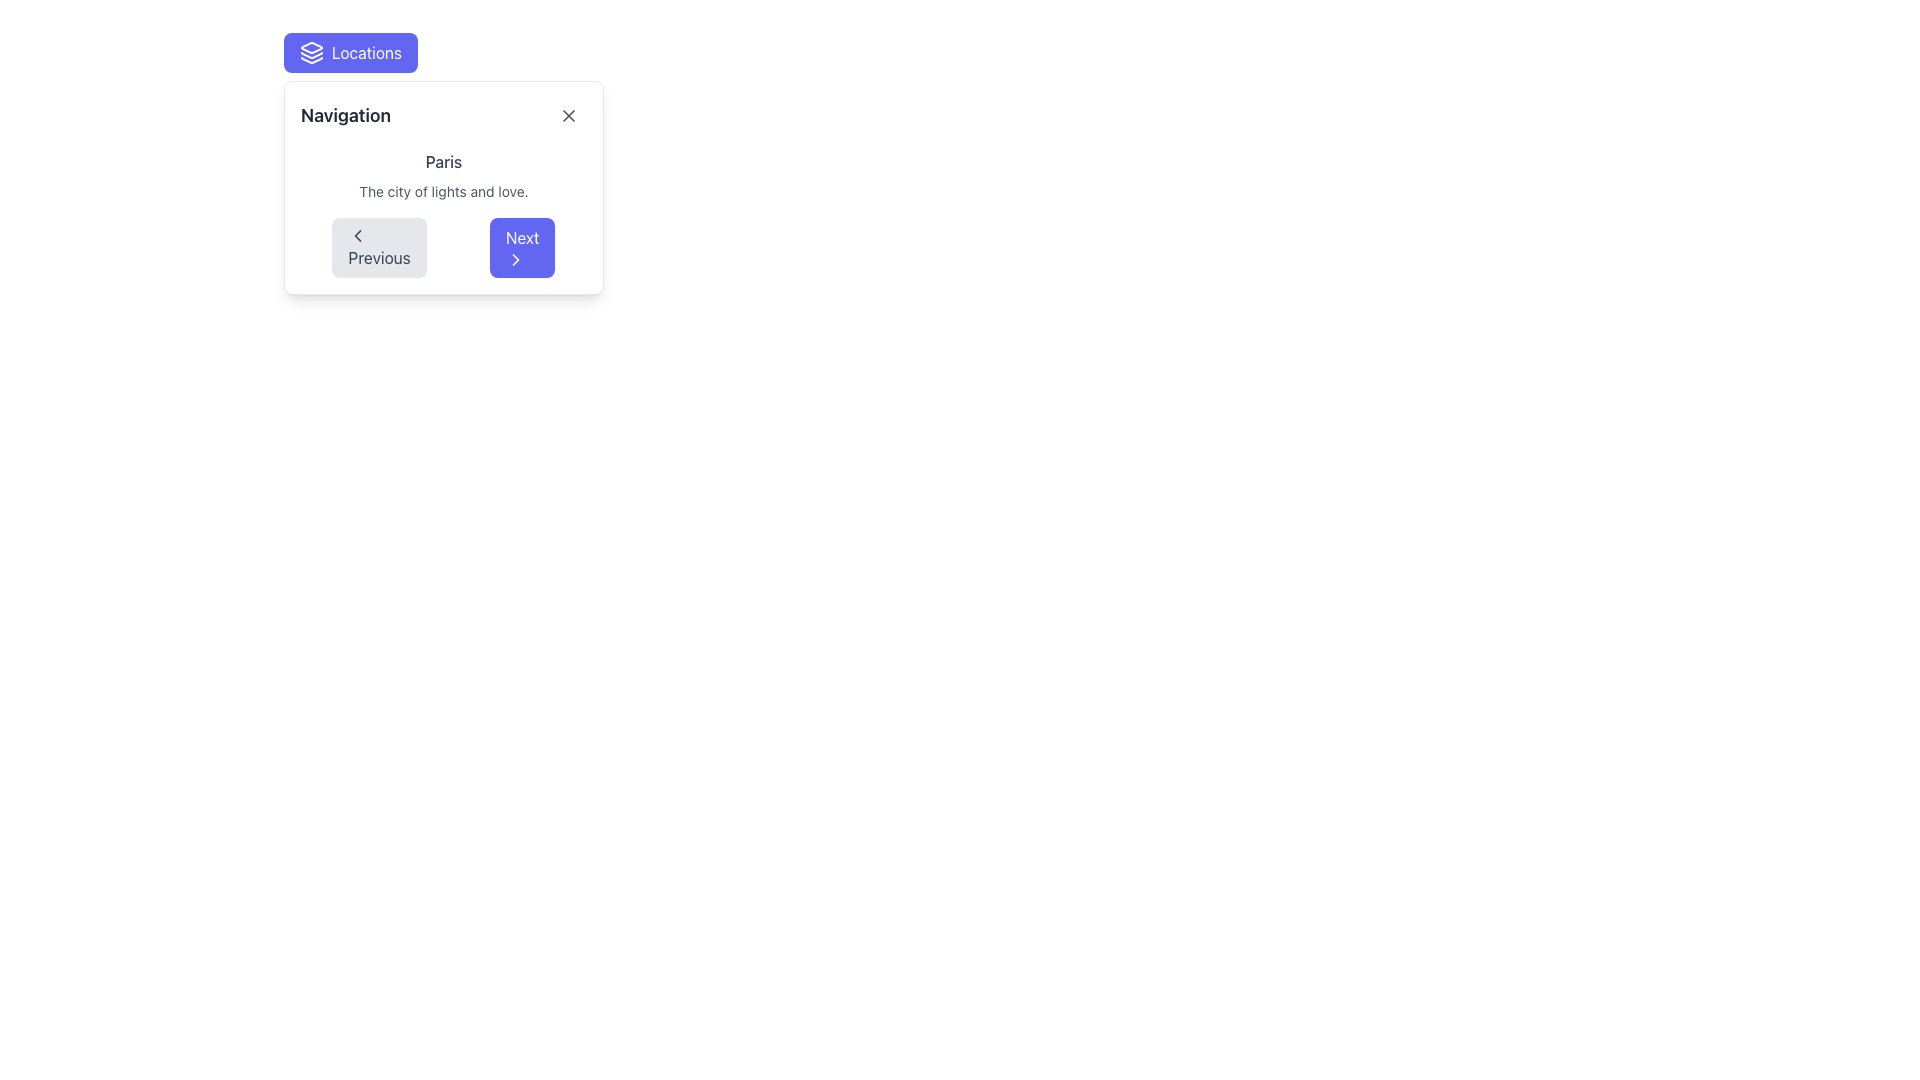  I want to click on the 'Navigation' label, which serves as a static textual heading for the section, so click(345, 115).